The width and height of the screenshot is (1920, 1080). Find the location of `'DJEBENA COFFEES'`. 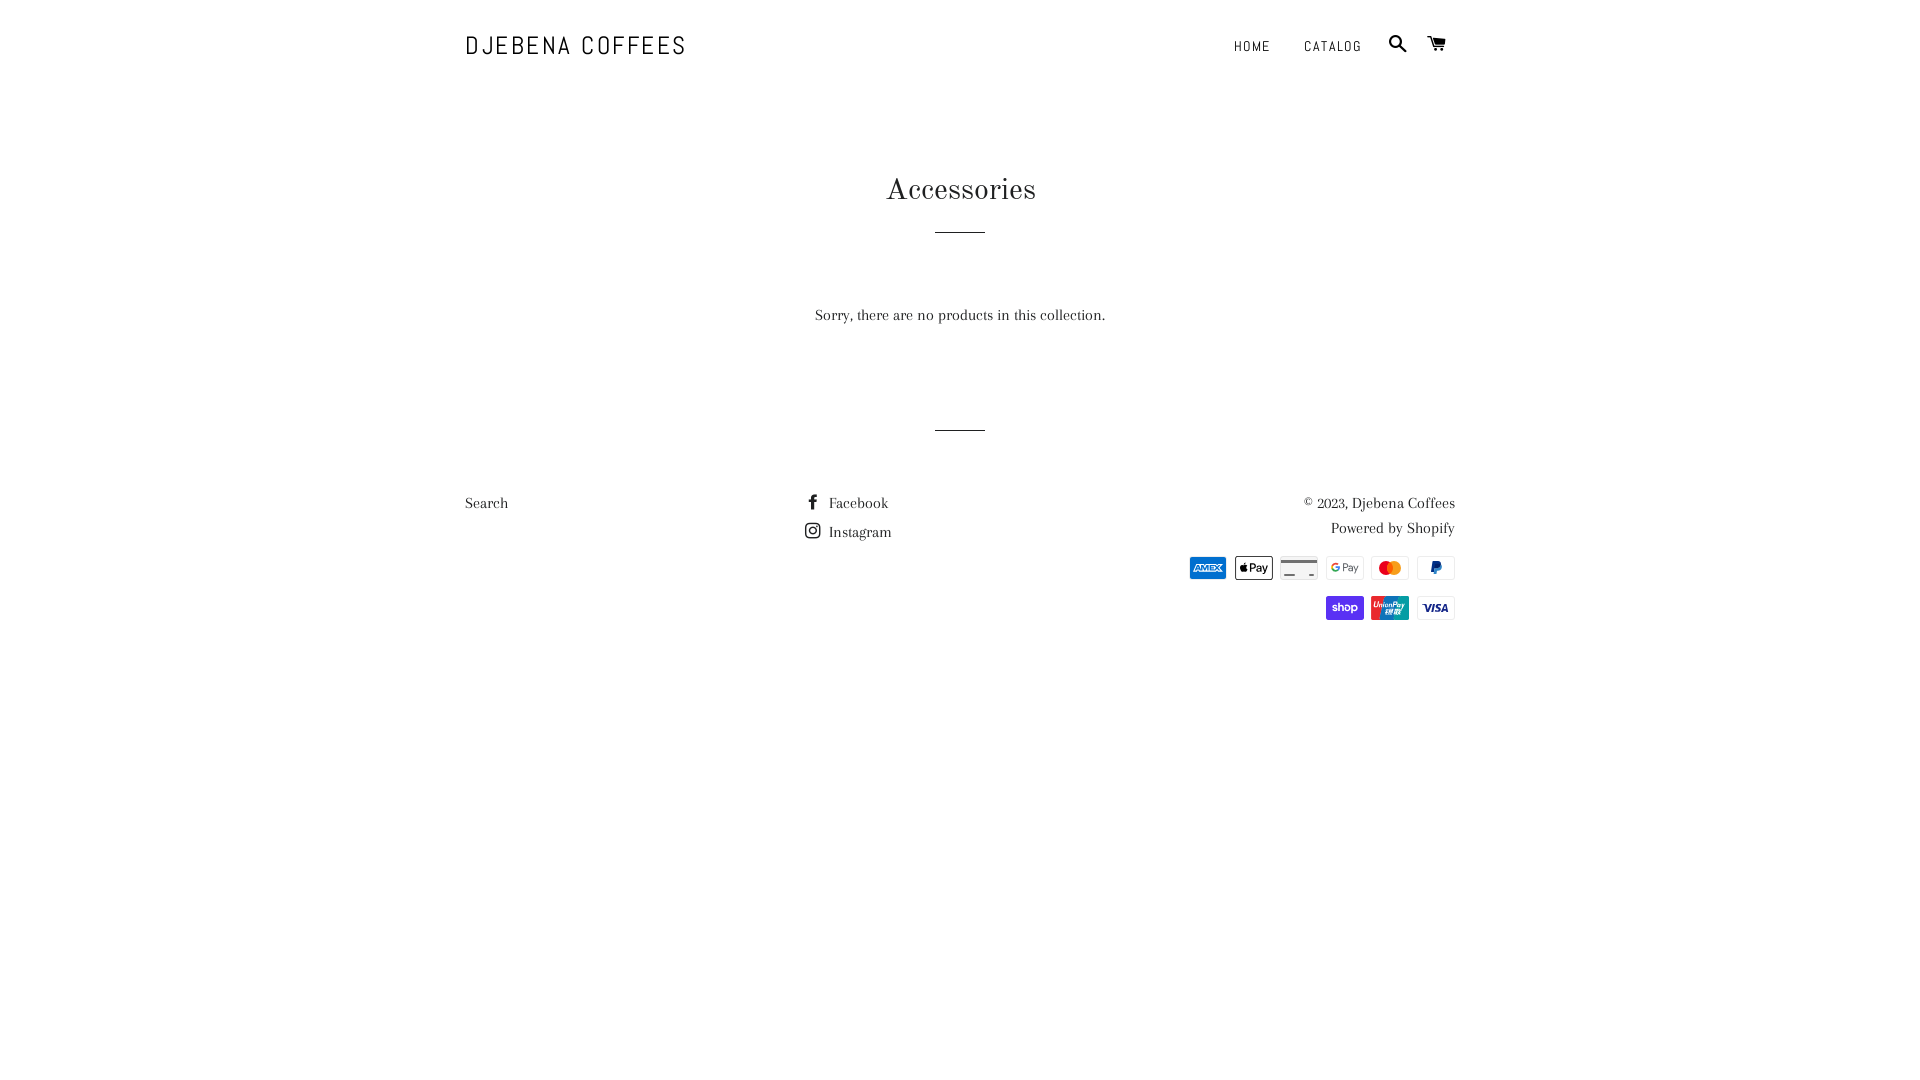

'DJEBENA COFFEES' is located at coordinates (575, 45).